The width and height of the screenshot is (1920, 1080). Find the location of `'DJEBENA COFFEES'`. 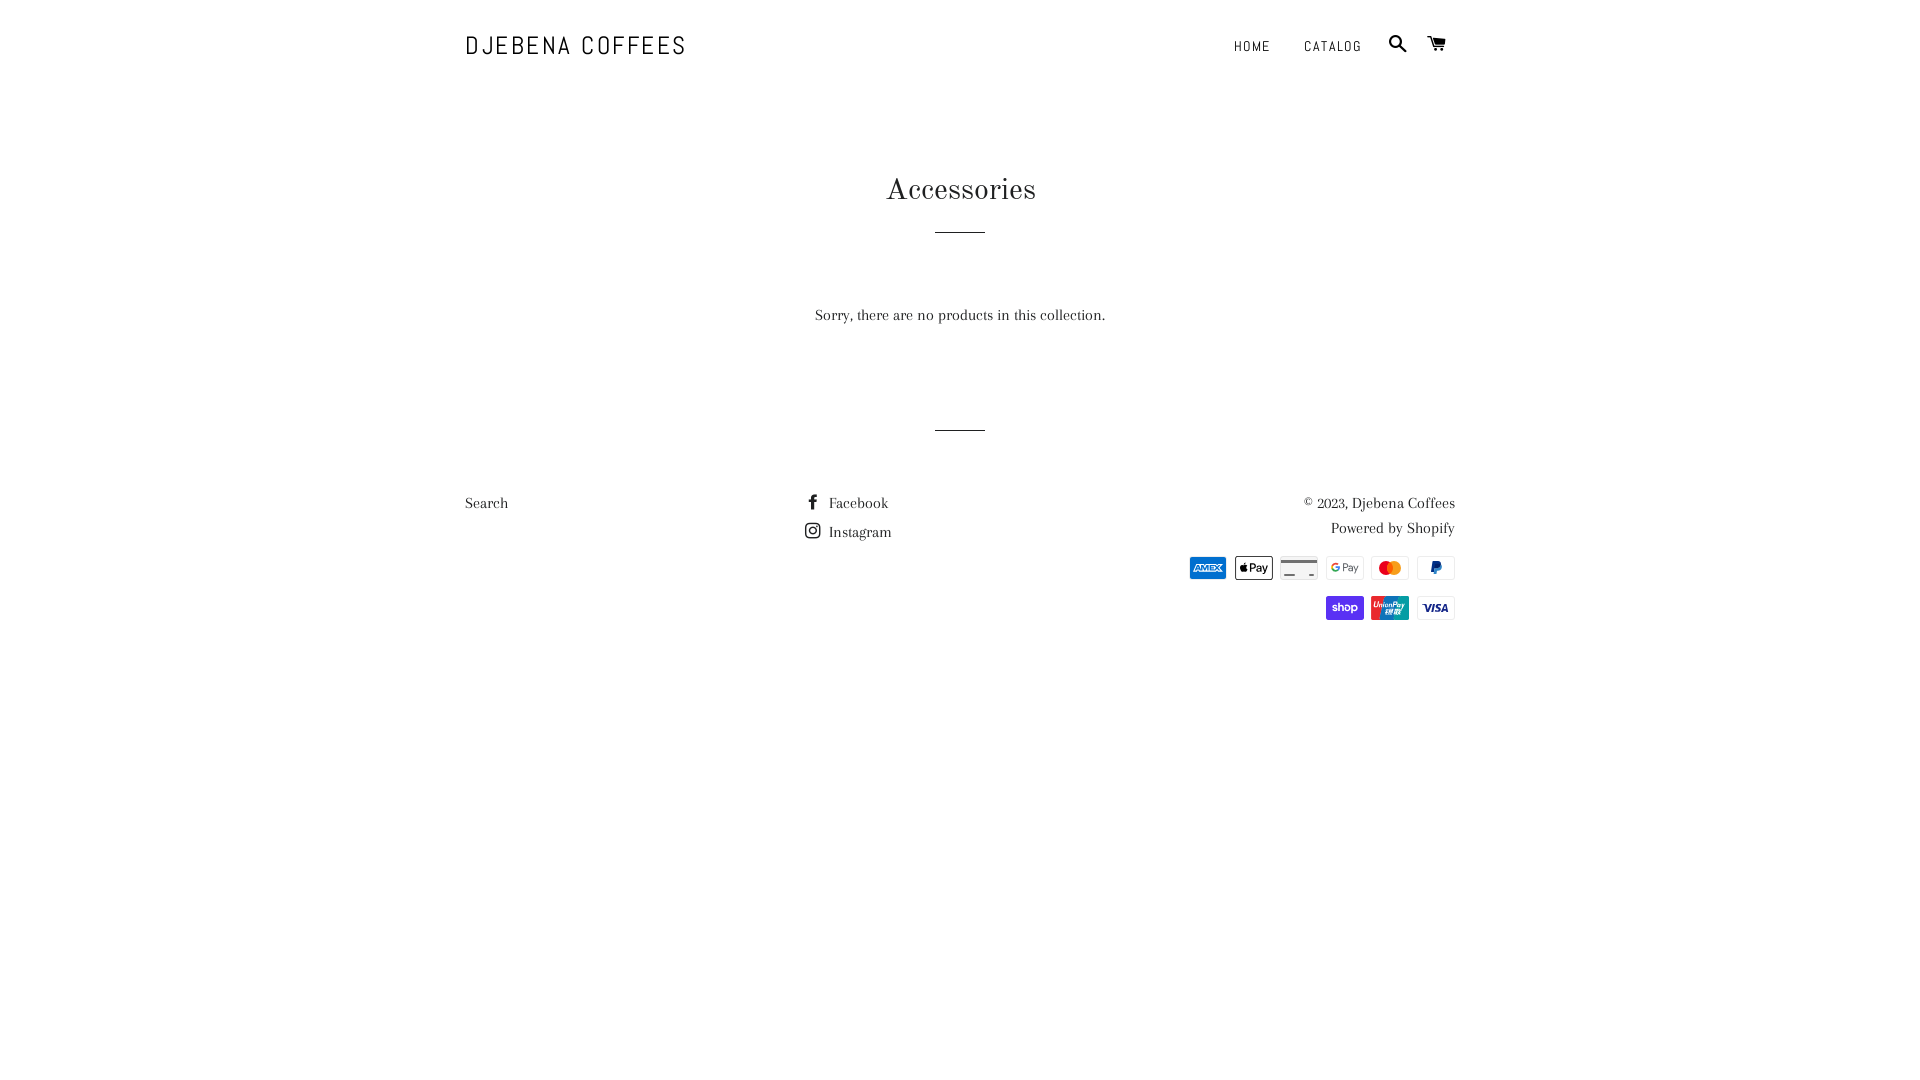

'DJEBENA COFFEES' is located at coordinates (575, 45).